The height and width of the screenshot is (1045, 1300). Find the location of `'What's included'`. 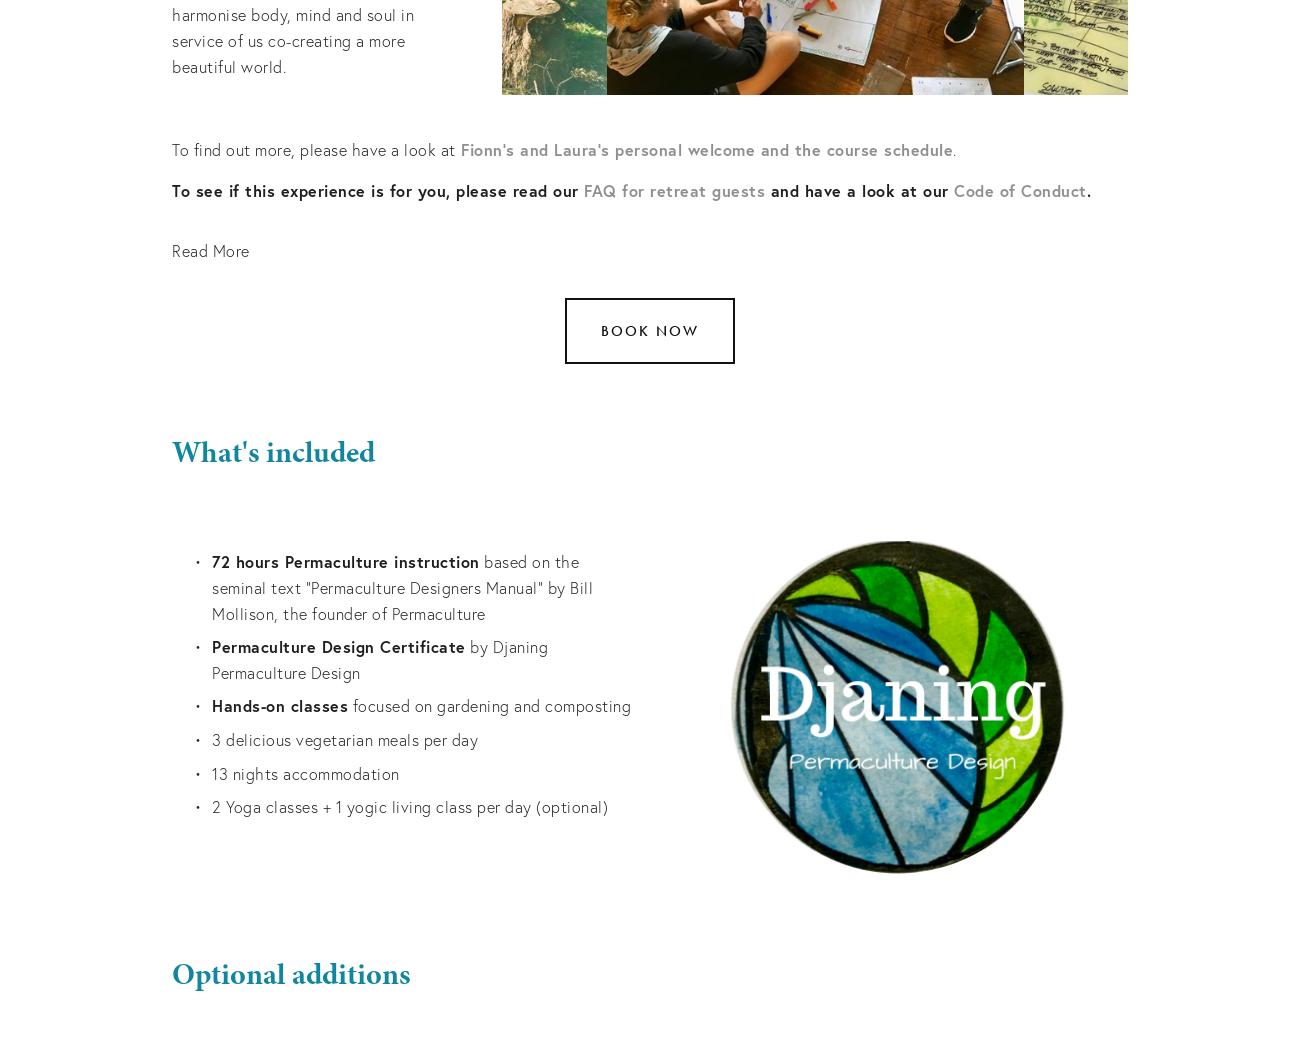

'What's included' is located at coordinates (171, 451).